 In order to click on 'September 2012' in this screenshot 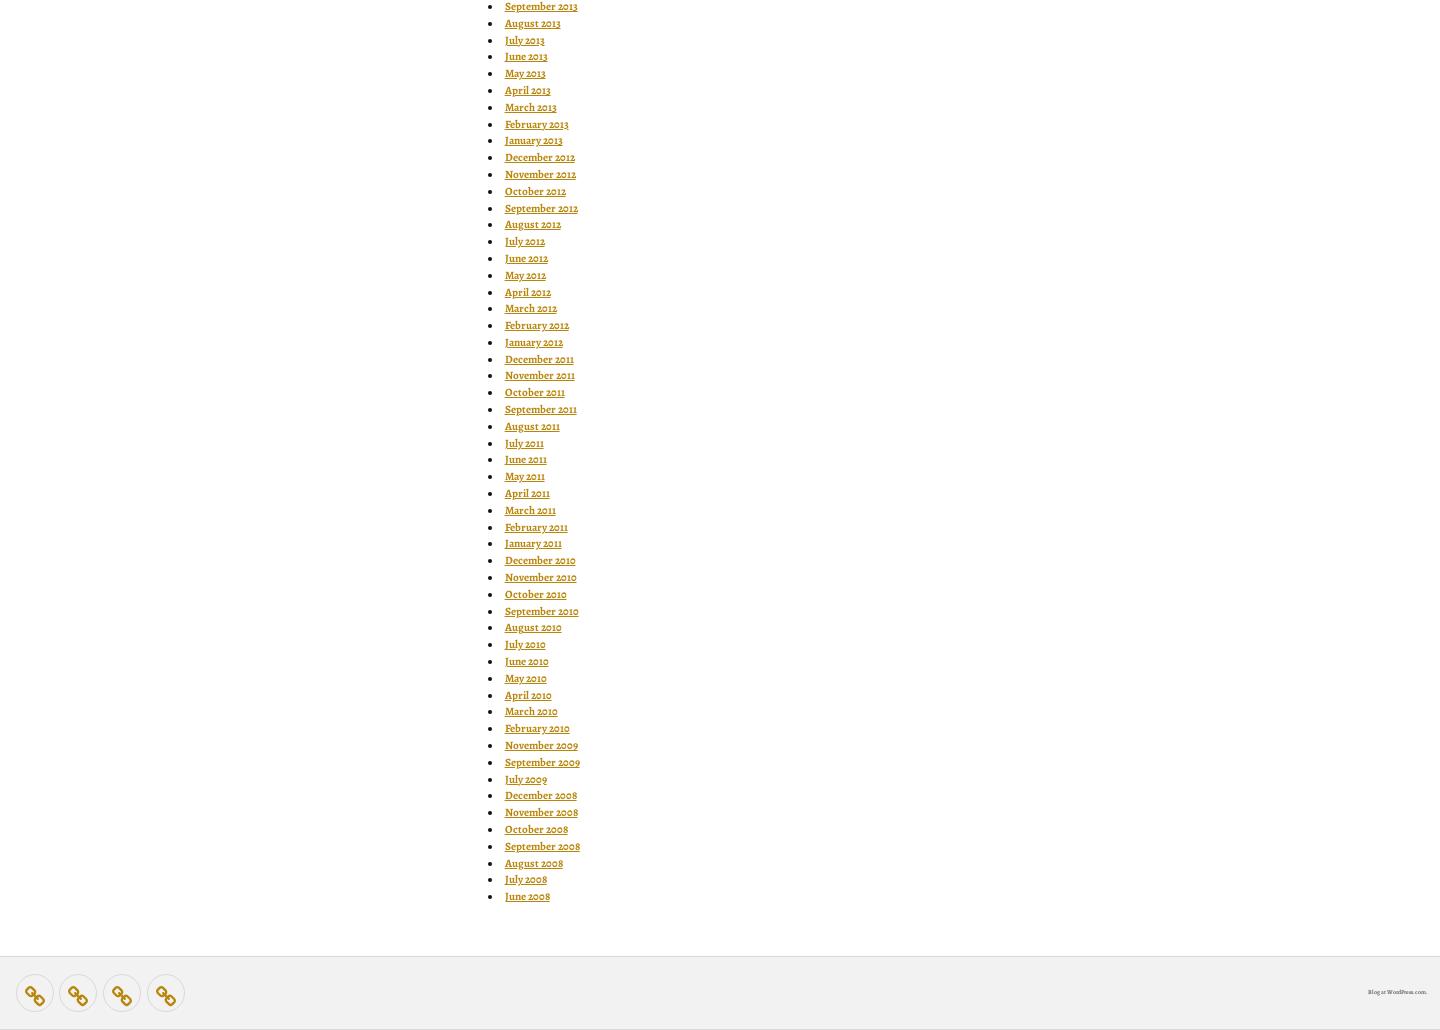, I will do `click(539, 207)`.